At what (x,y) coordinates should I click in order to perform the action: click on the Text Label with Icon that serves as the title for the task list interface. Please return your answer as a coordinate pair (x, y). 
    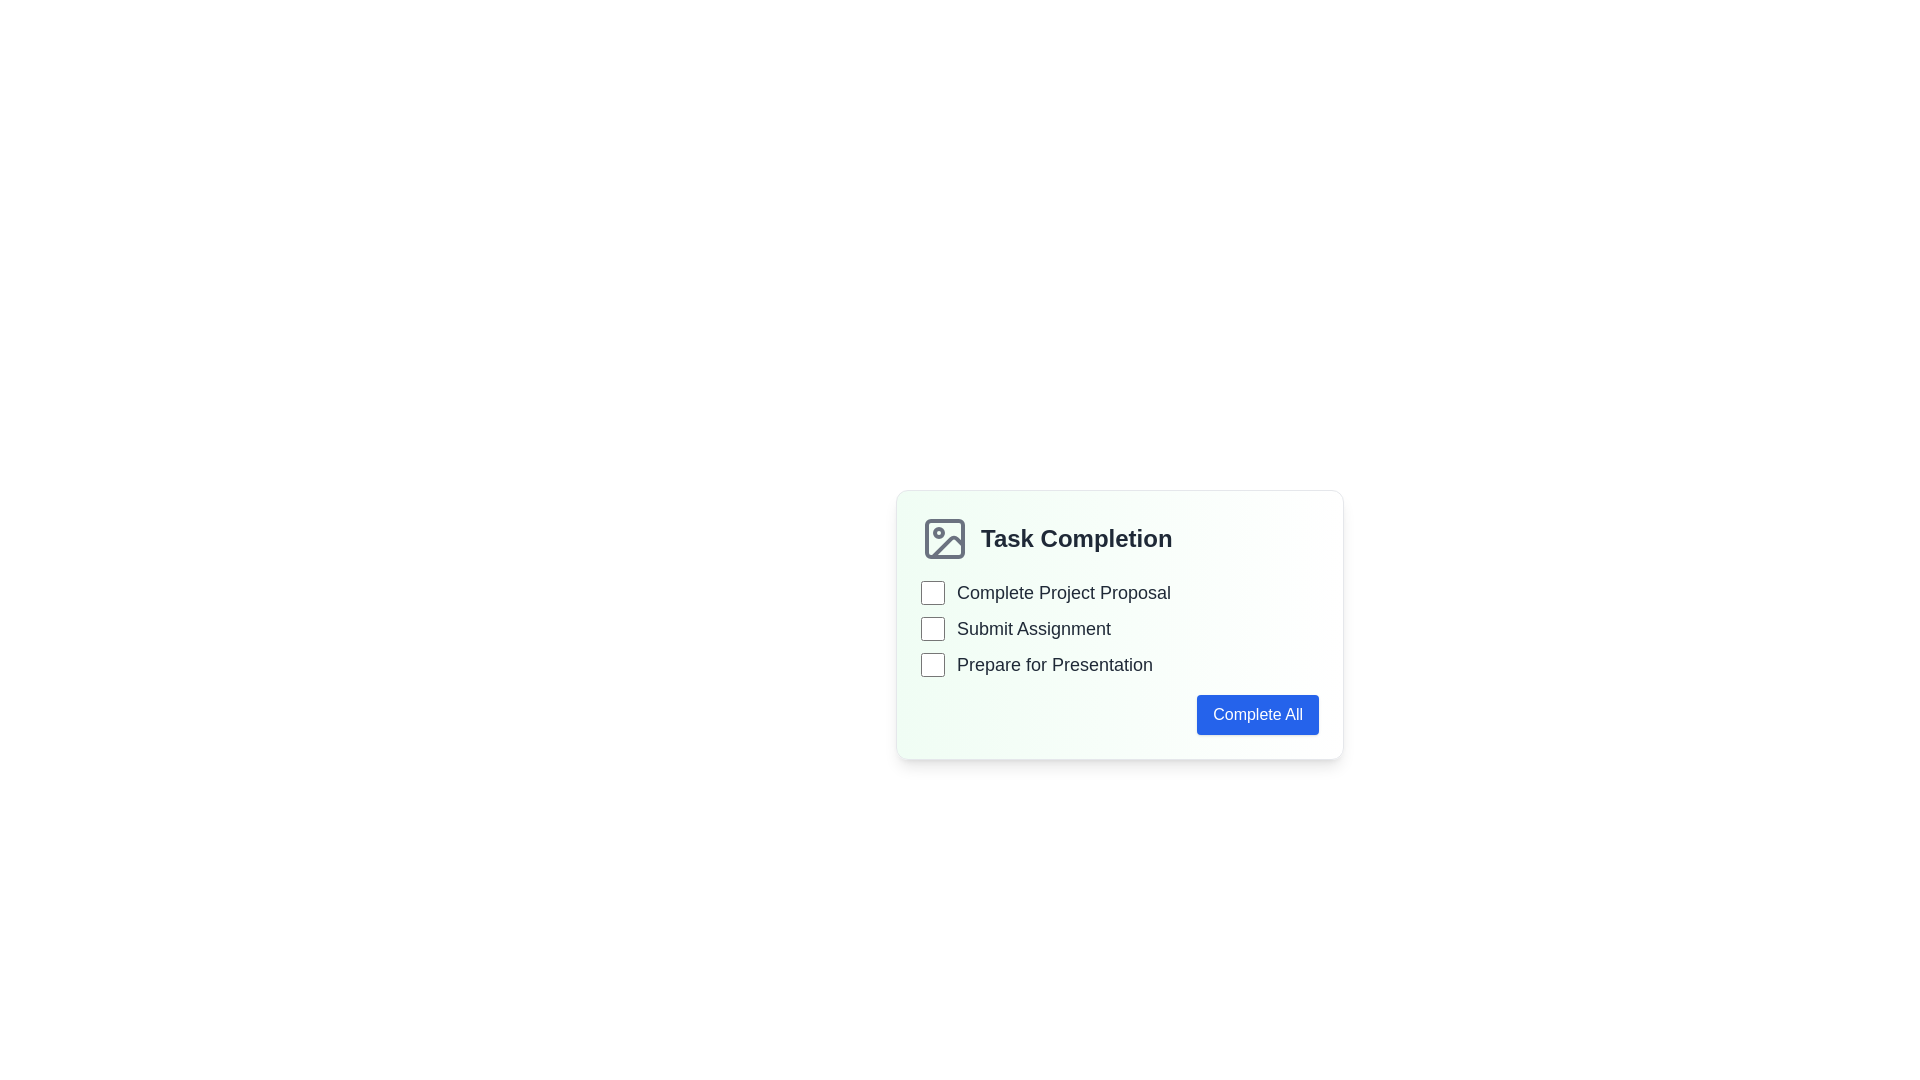
    Looking at the image, I should click on (1118, 538).